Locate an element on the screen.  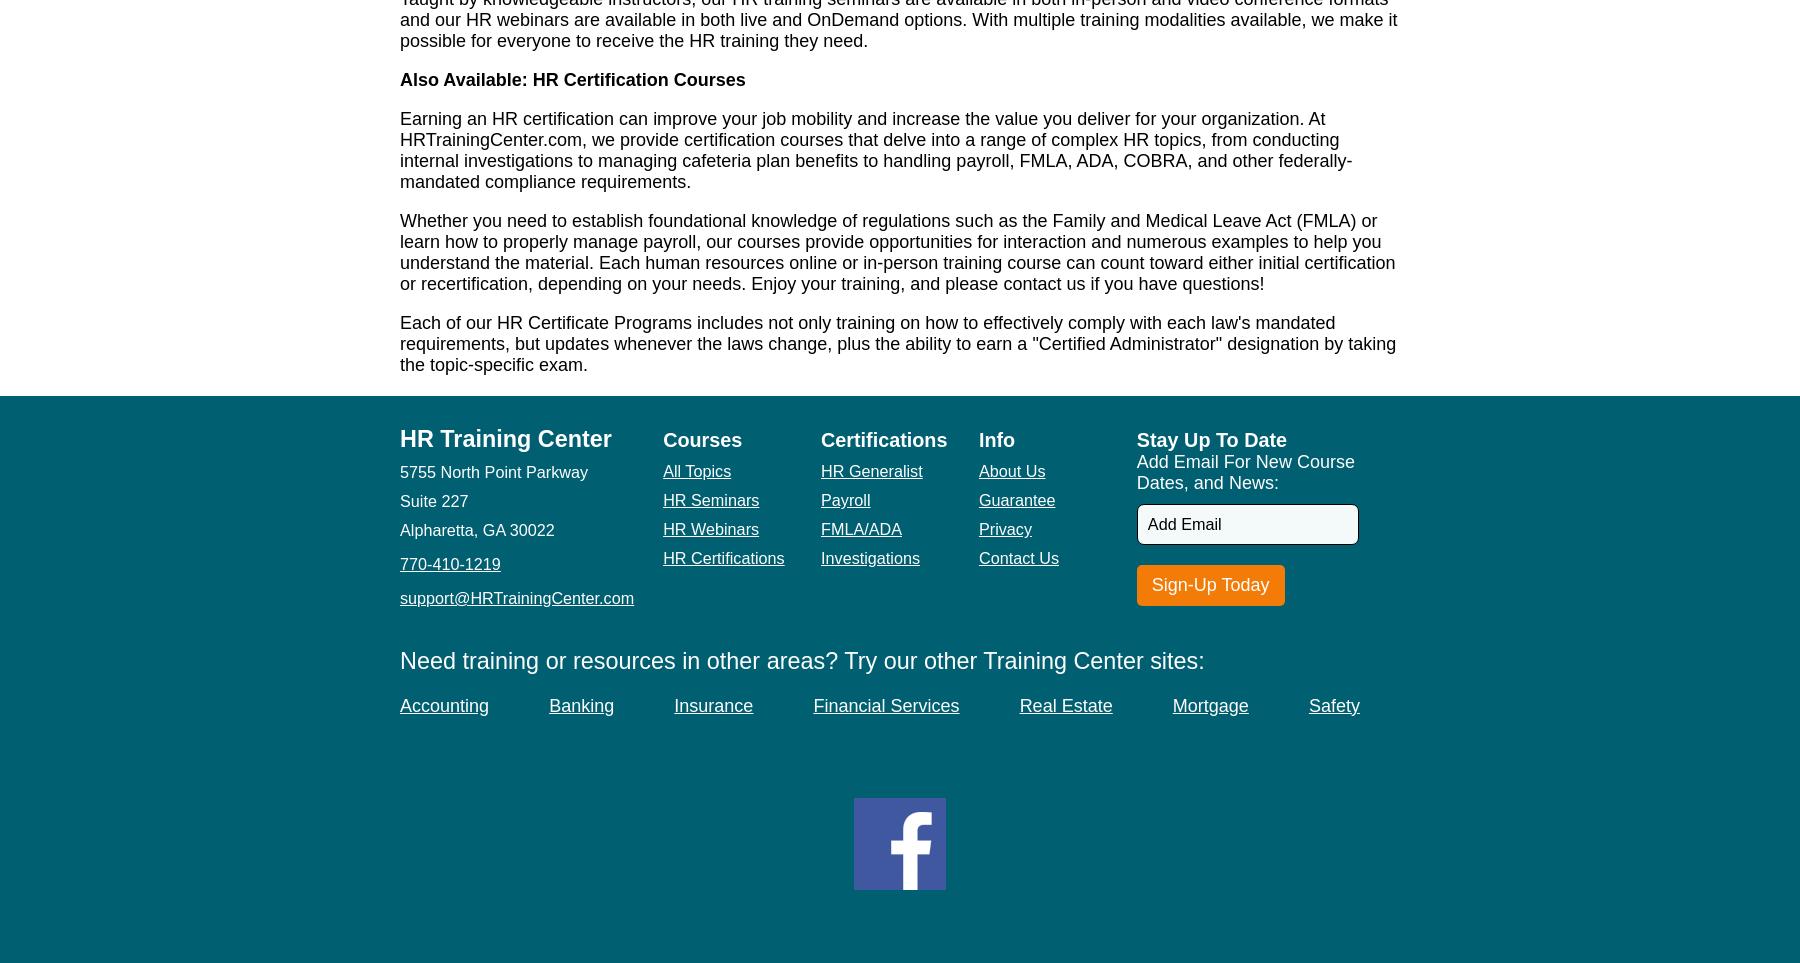
'HR Training Center' is located at coordinates (504, 438).